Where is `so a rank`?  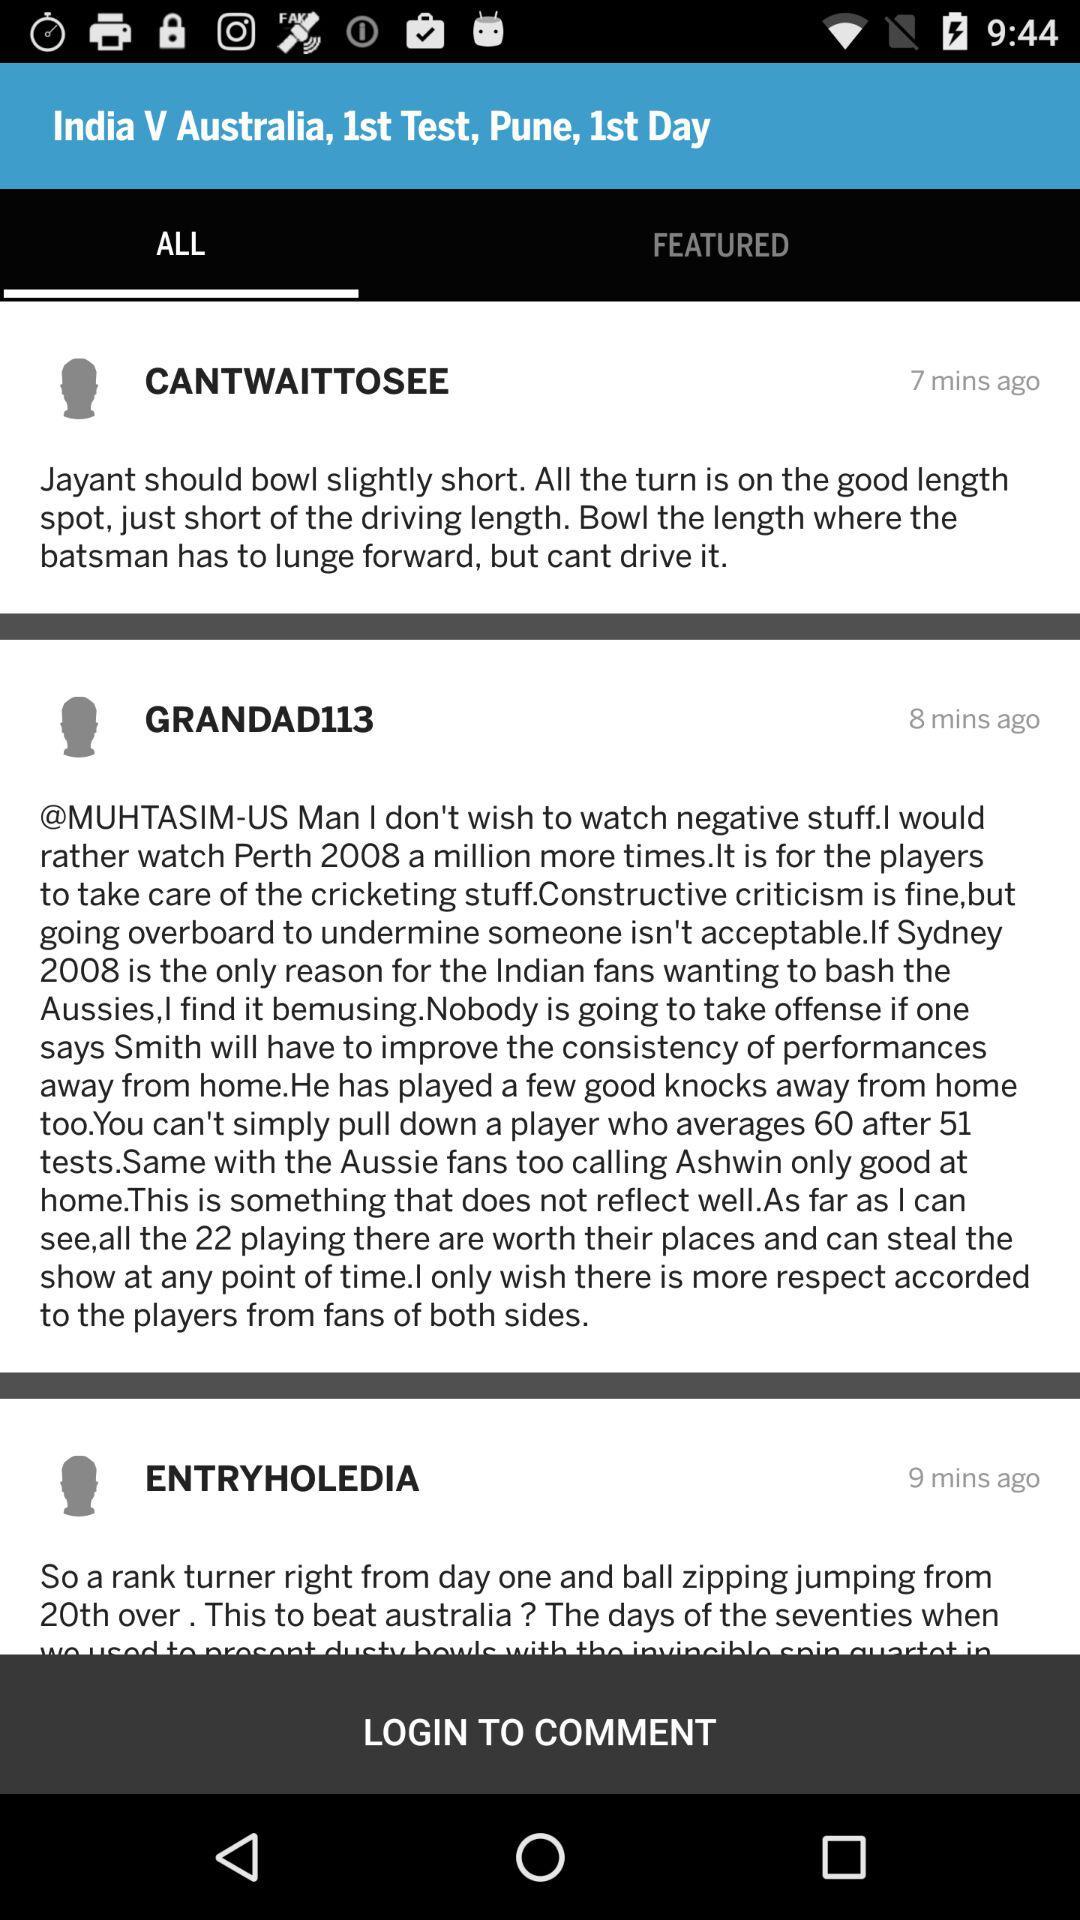
so a rank is located at coordinates (540, 1605).